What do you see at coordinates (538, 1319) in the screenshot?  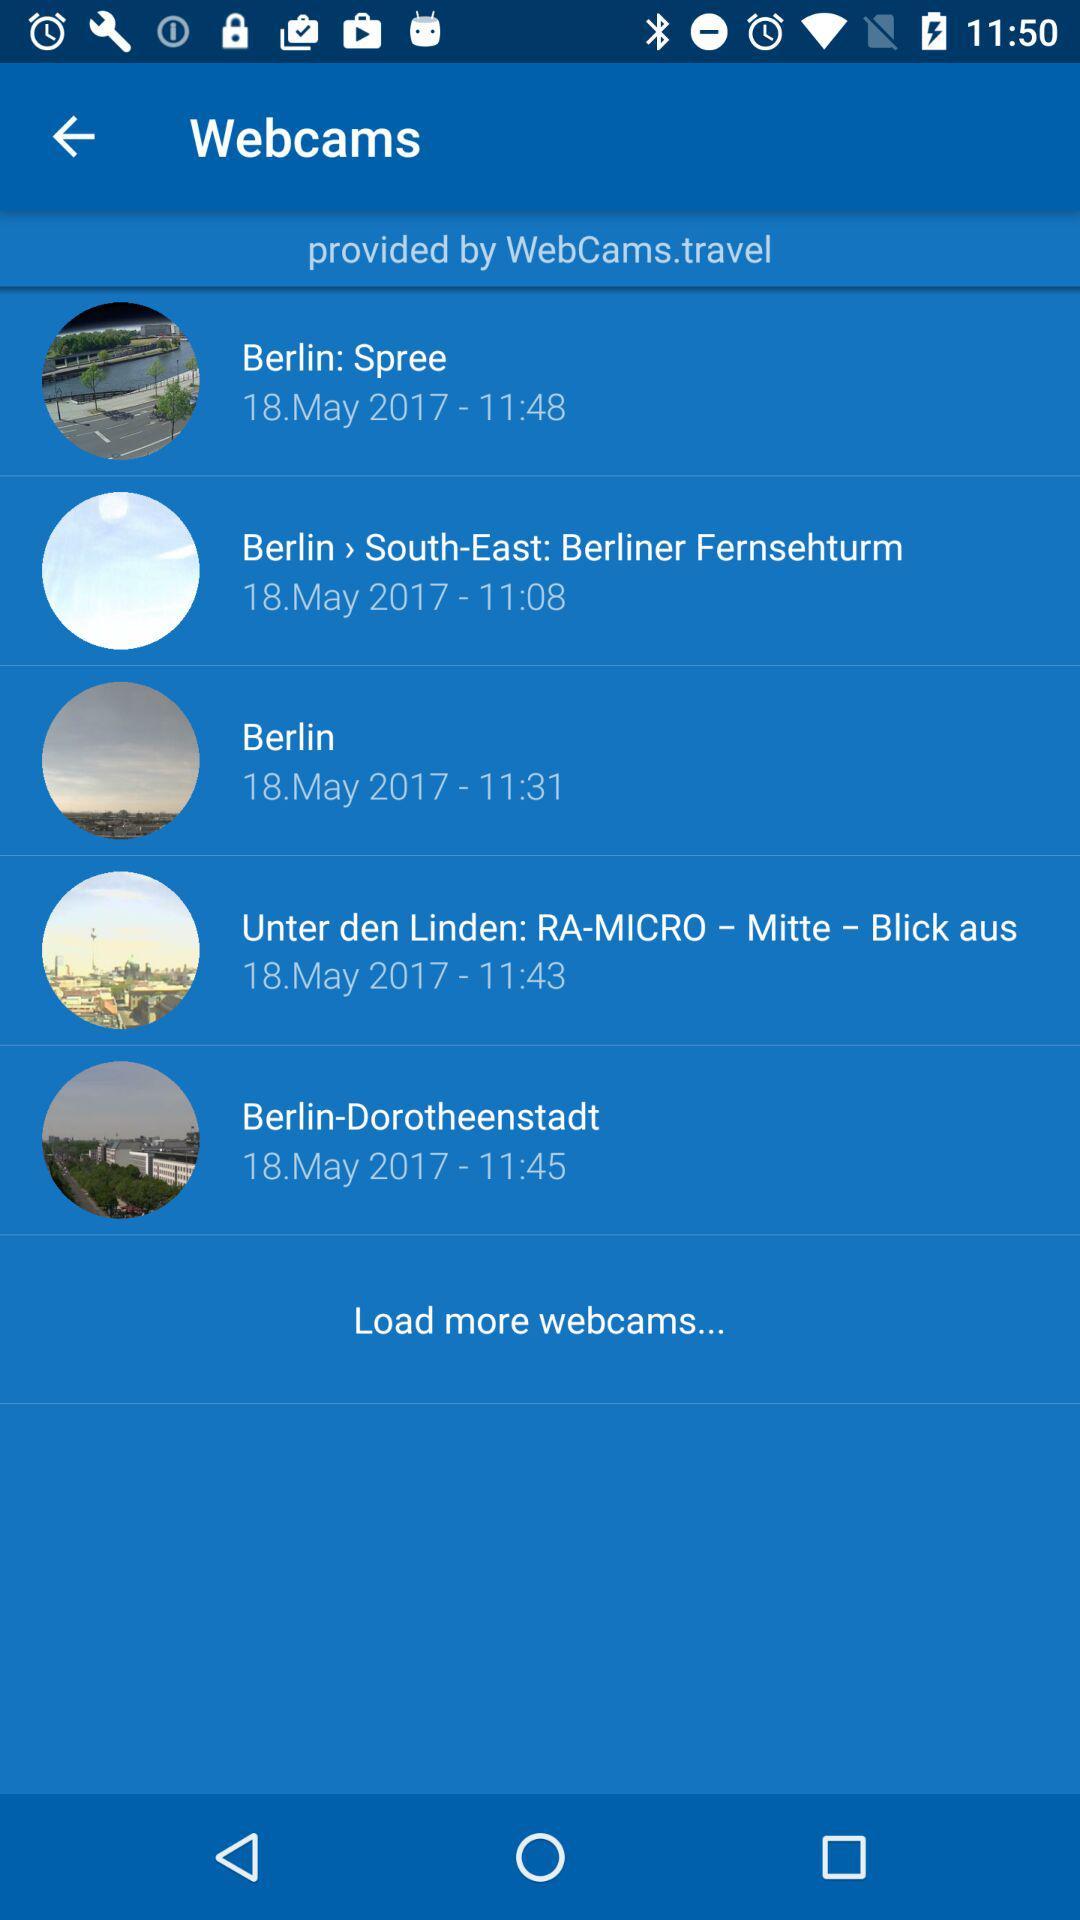 I see `load more webcams... icon` at bounding box center [538, 1319].